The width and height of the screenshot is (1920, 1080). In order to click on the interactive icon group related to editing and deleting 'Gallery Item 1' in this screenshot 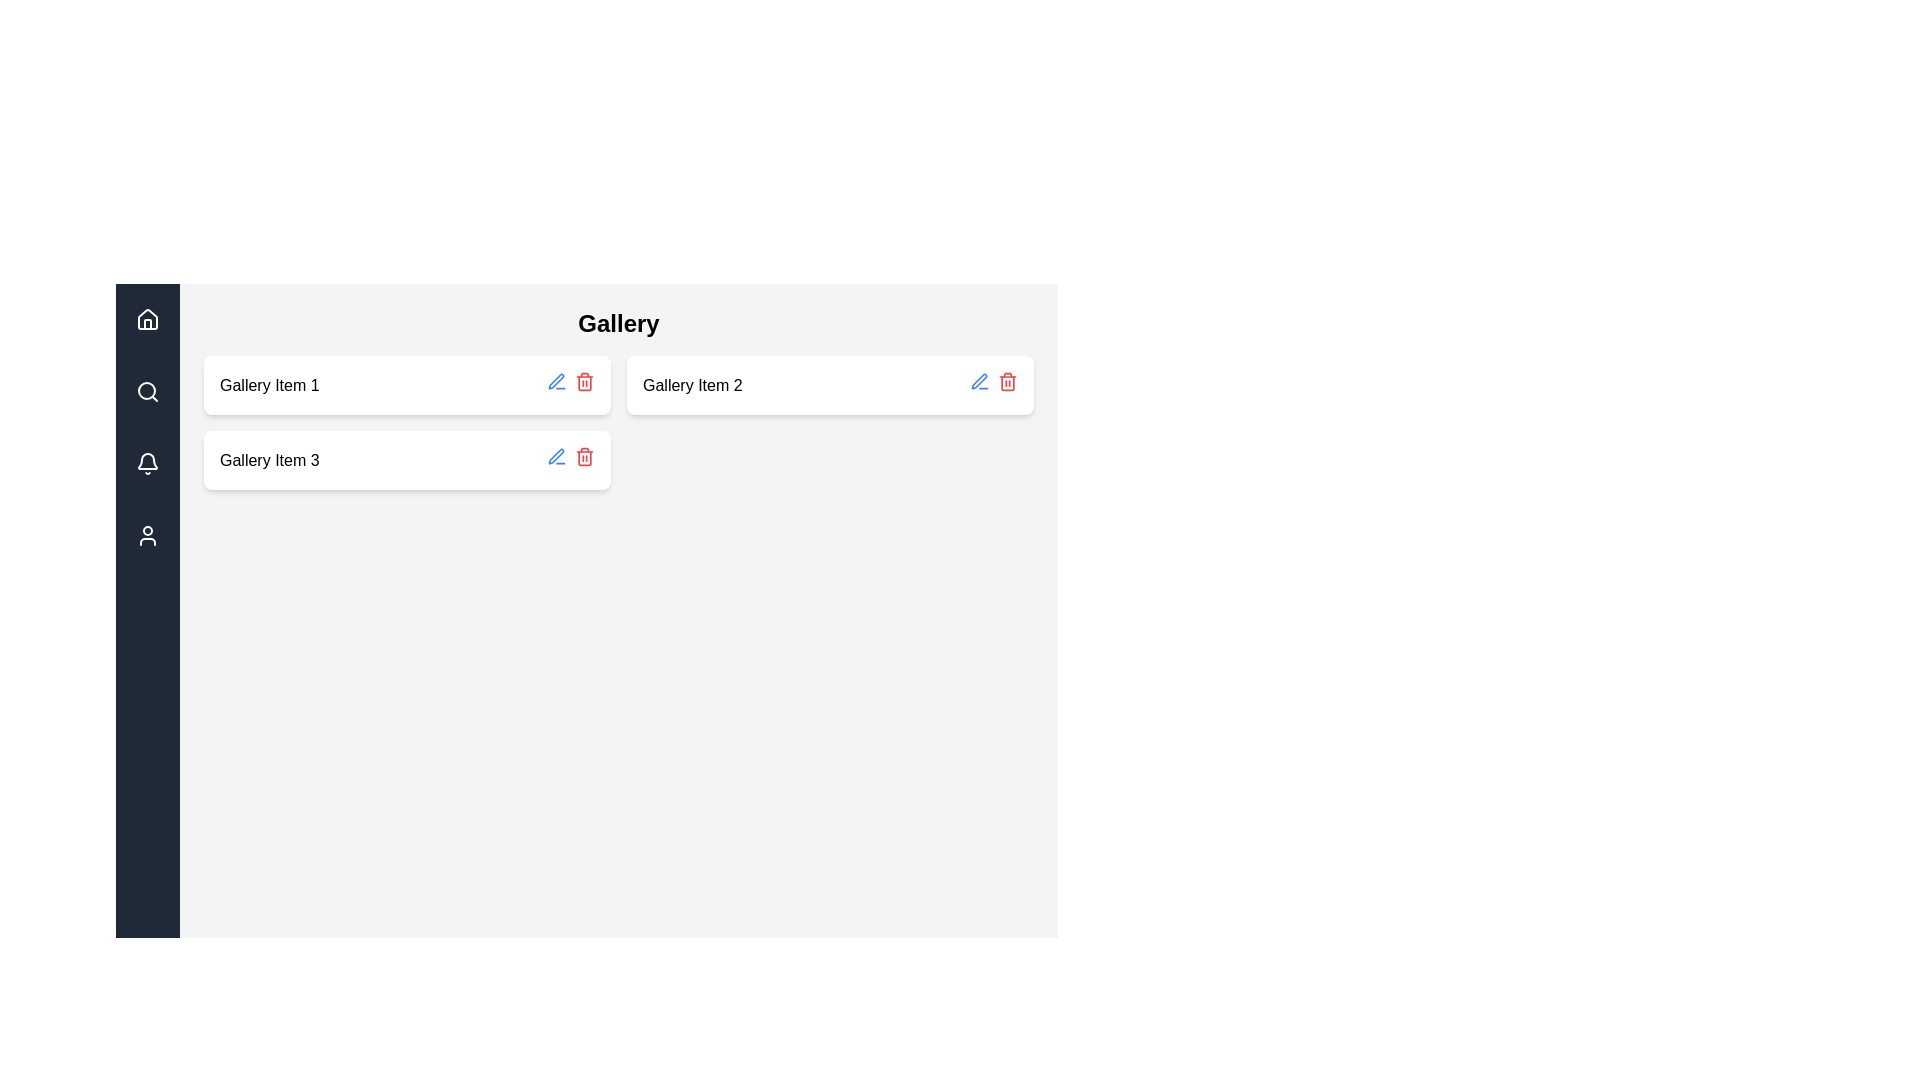, I will do `click(570, 385)`.